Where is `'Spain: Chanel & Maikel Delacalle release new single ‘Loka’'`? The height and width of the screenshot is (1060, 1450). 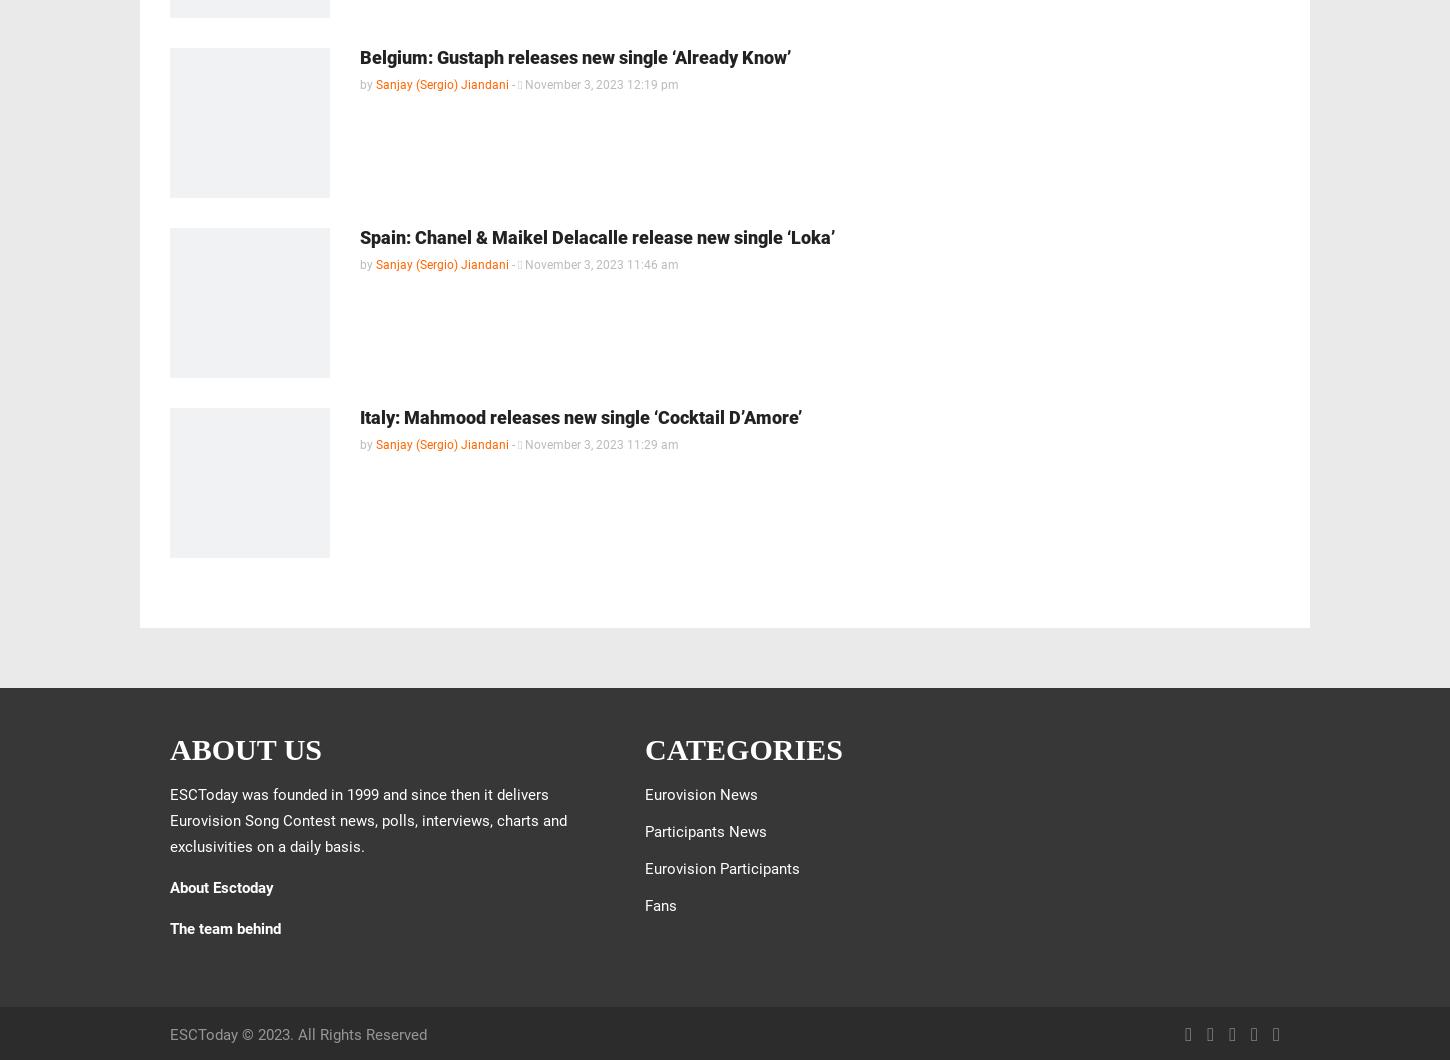
'Spain: Chanel & Maikel Delacalle release new single ‘Loka’' is located at coordinates (597, 236).